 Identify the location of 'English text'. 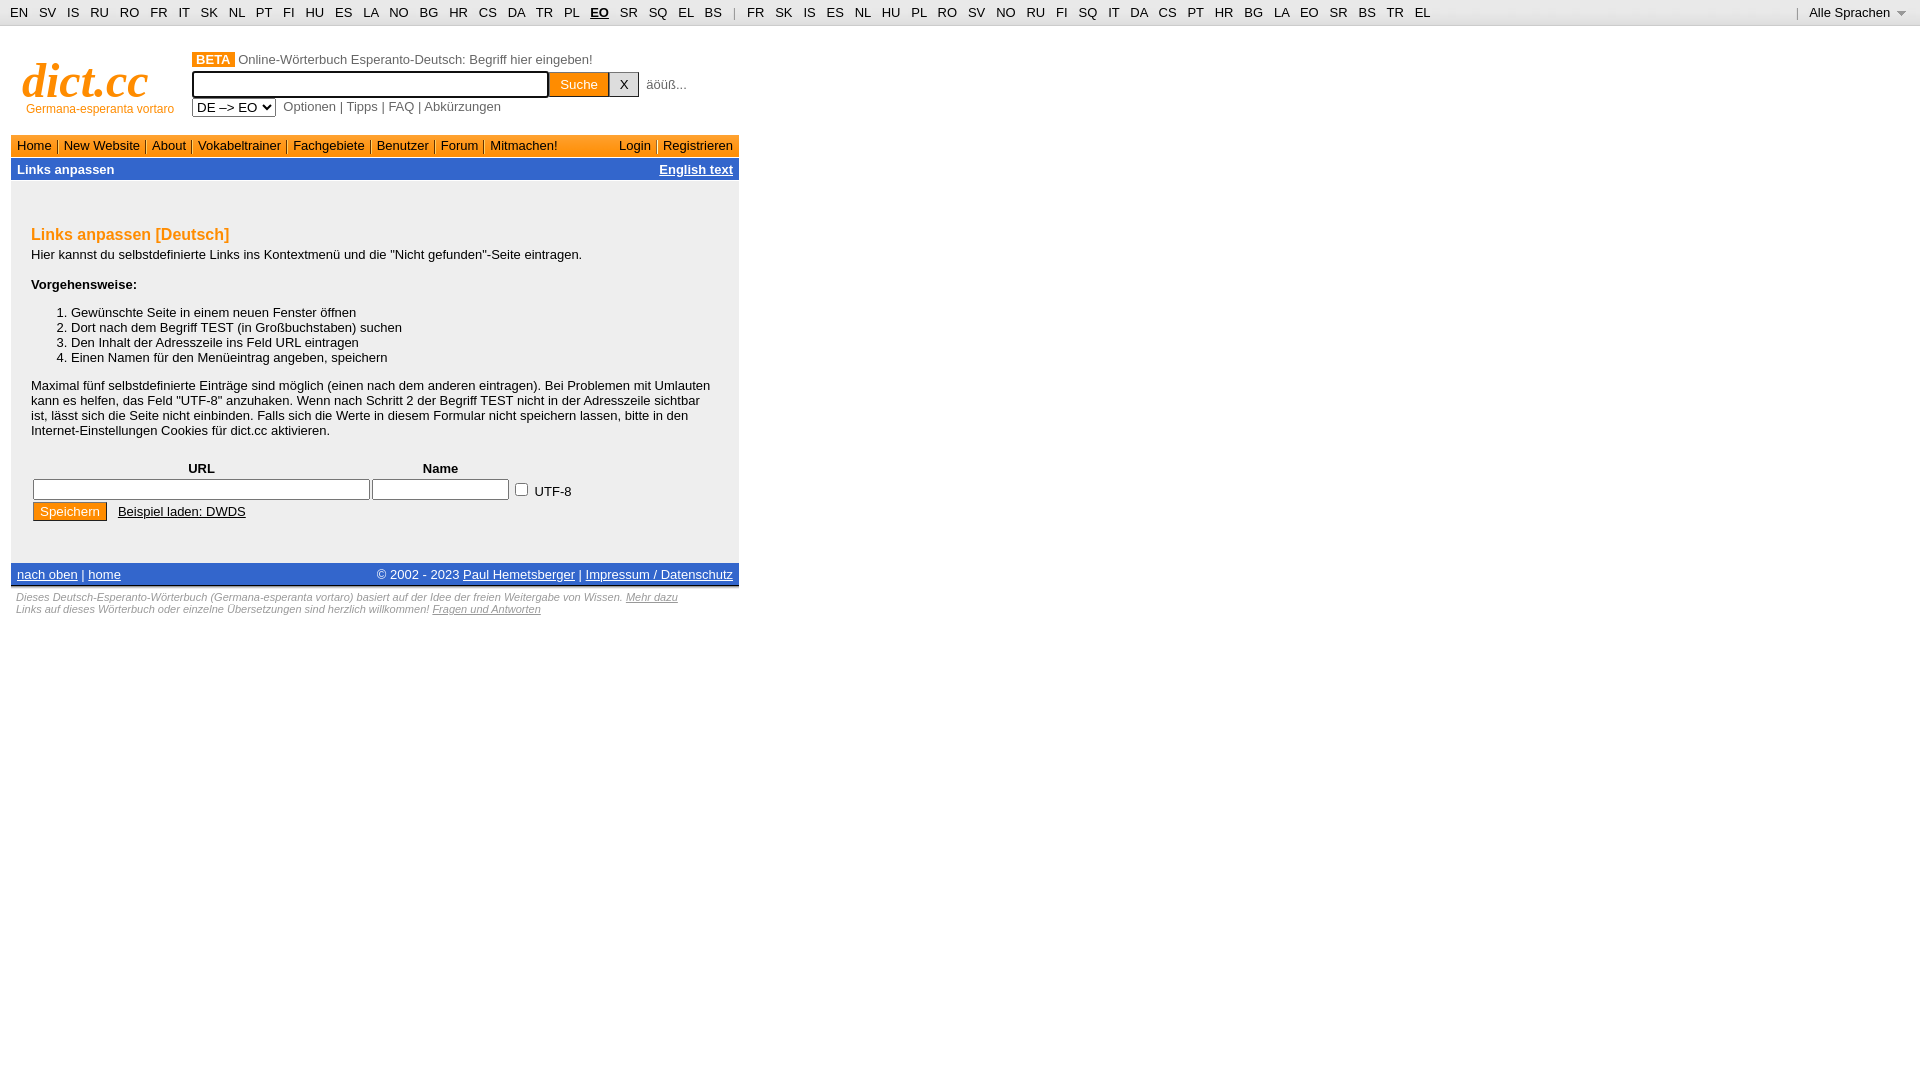
(696, 168).